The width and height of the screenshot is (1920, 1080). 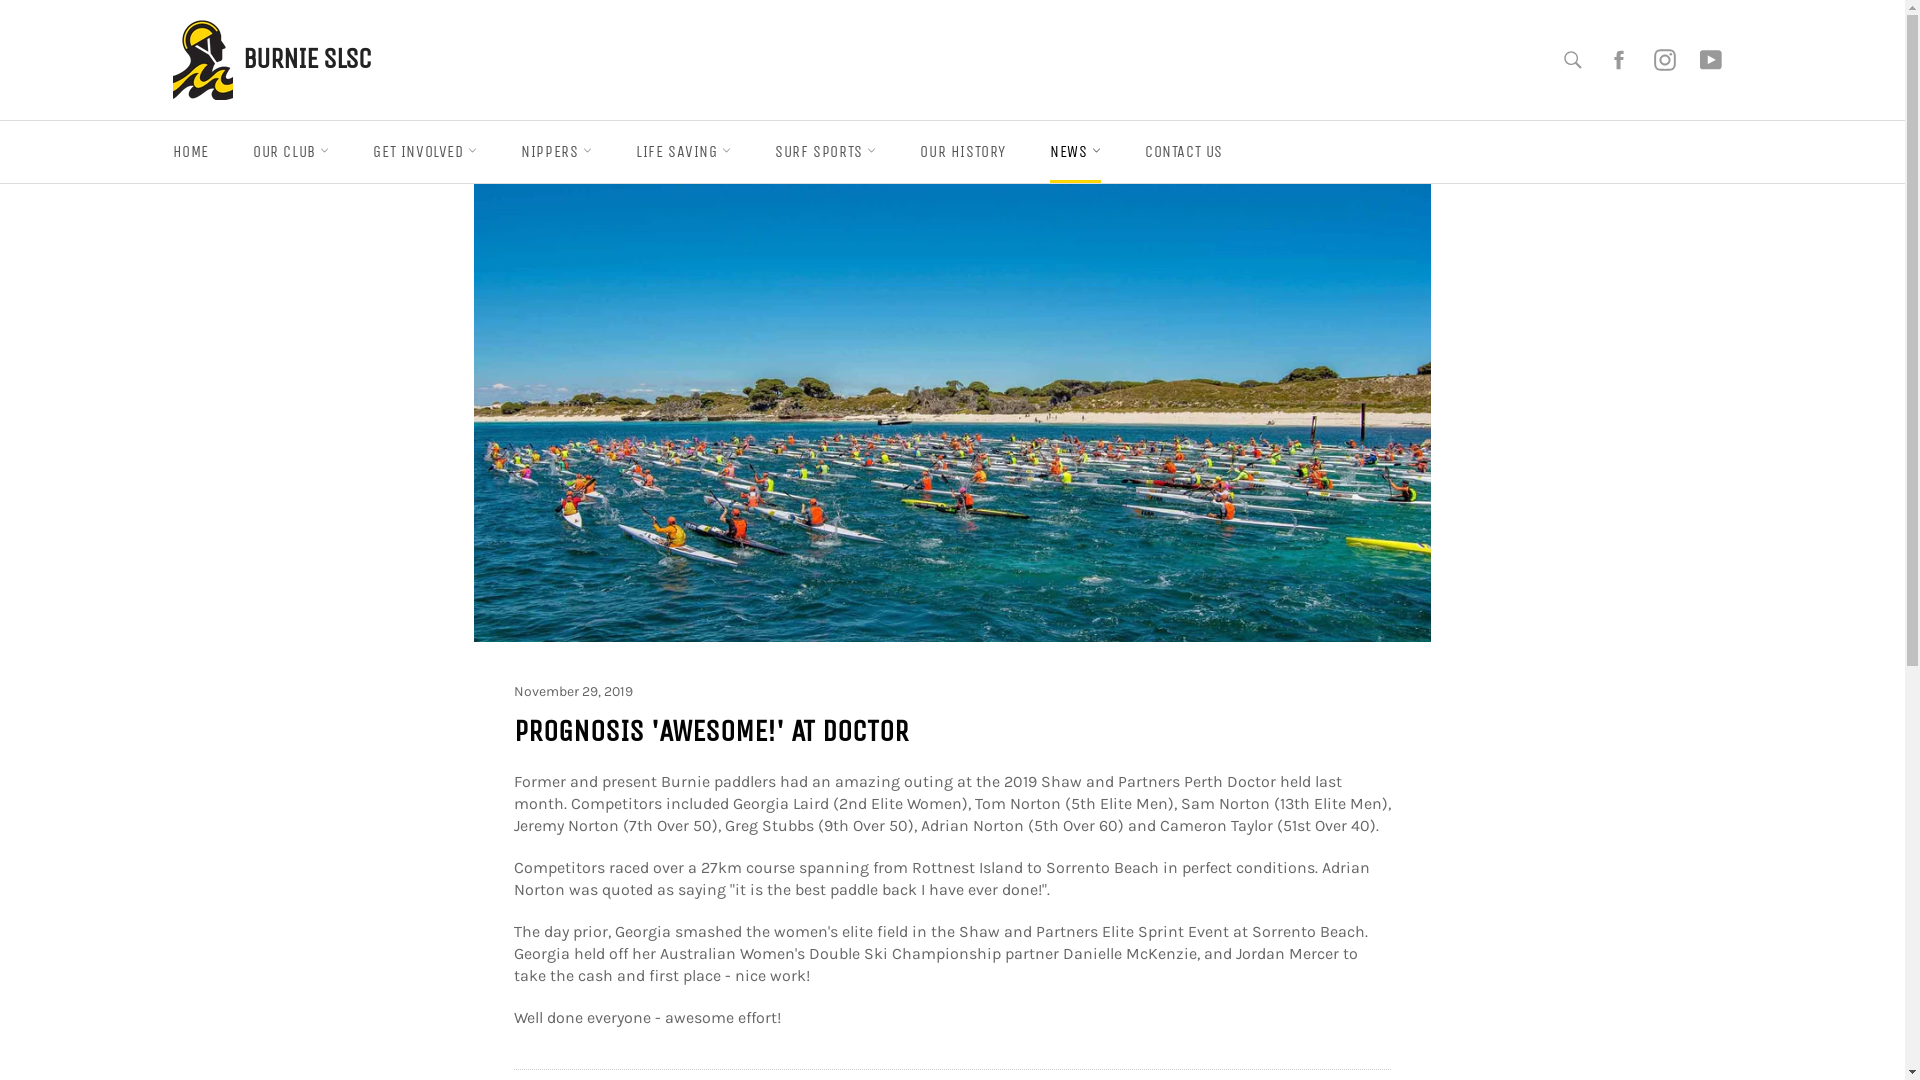 I want to click on 'Search', so click(x=1550, y=59).